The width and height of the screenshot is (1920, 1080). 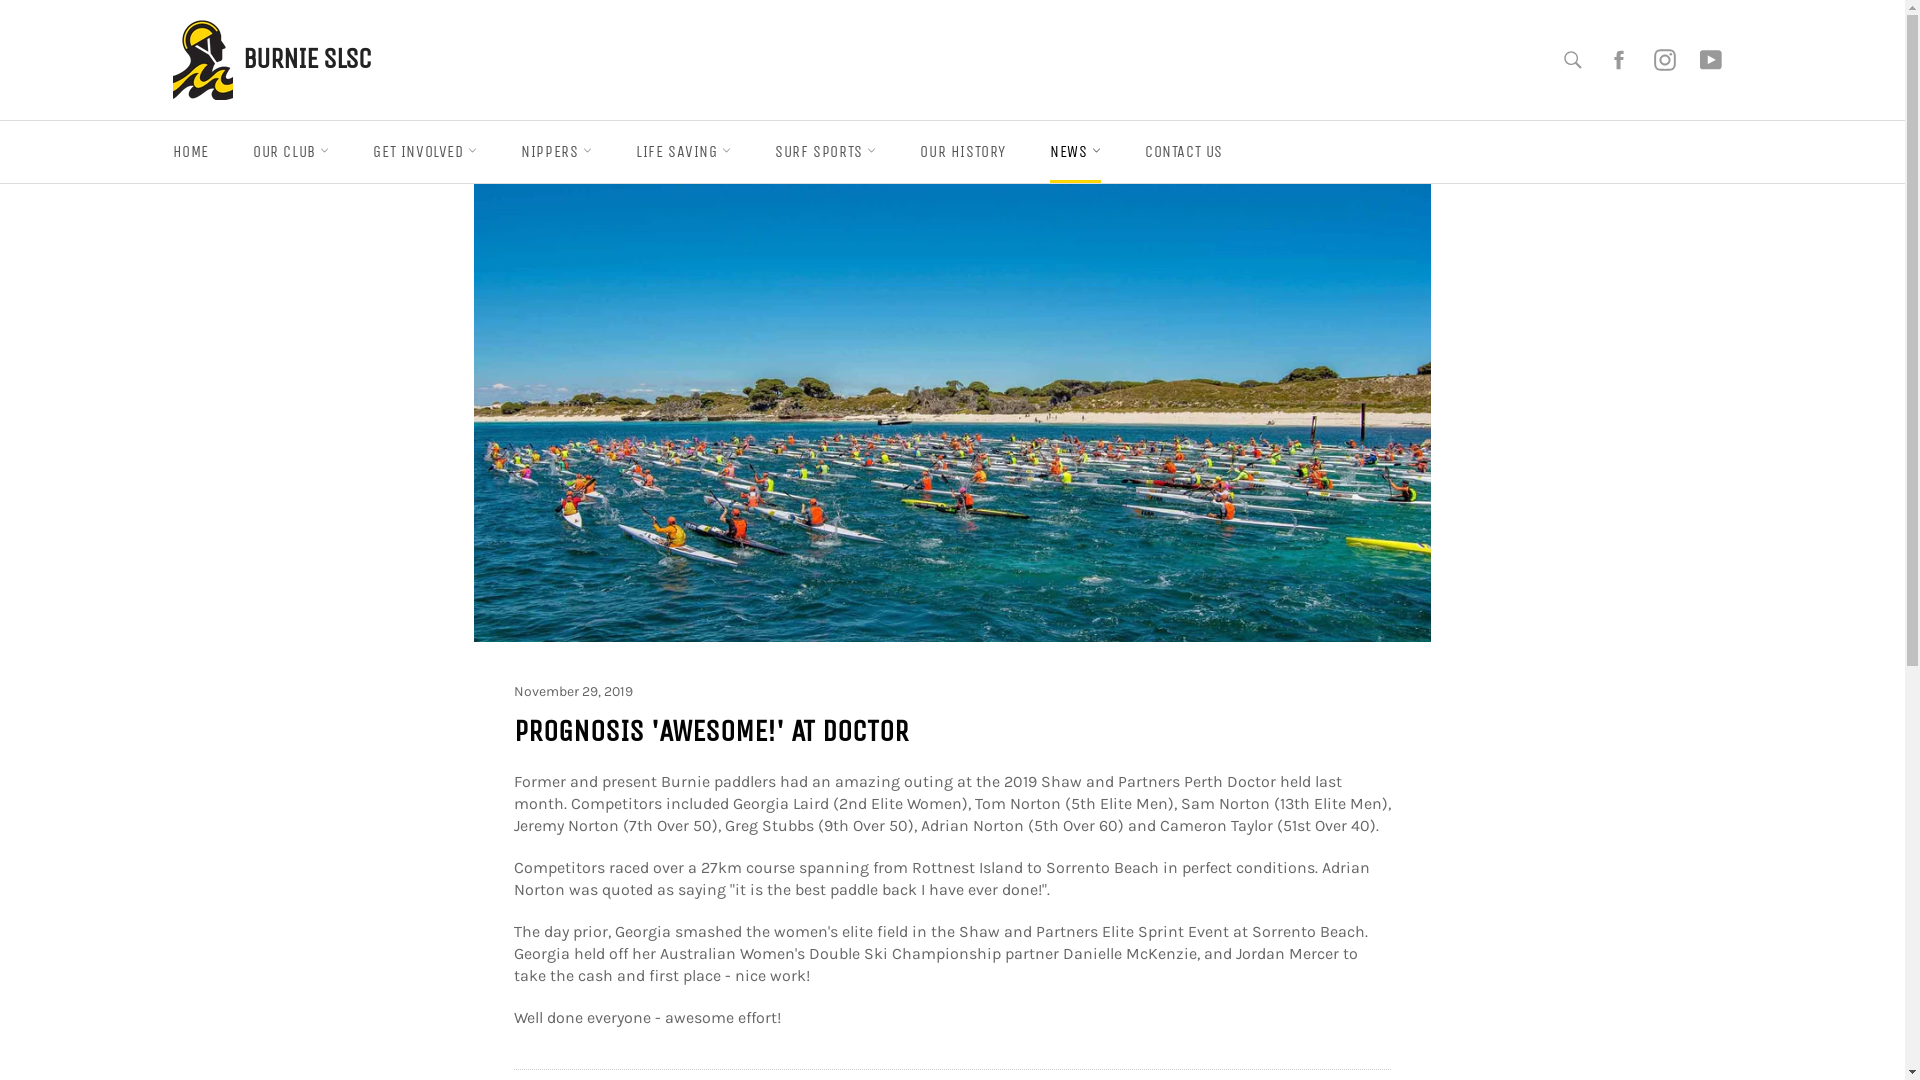 I want to click on 'Search', so click(x=1550, y=59).